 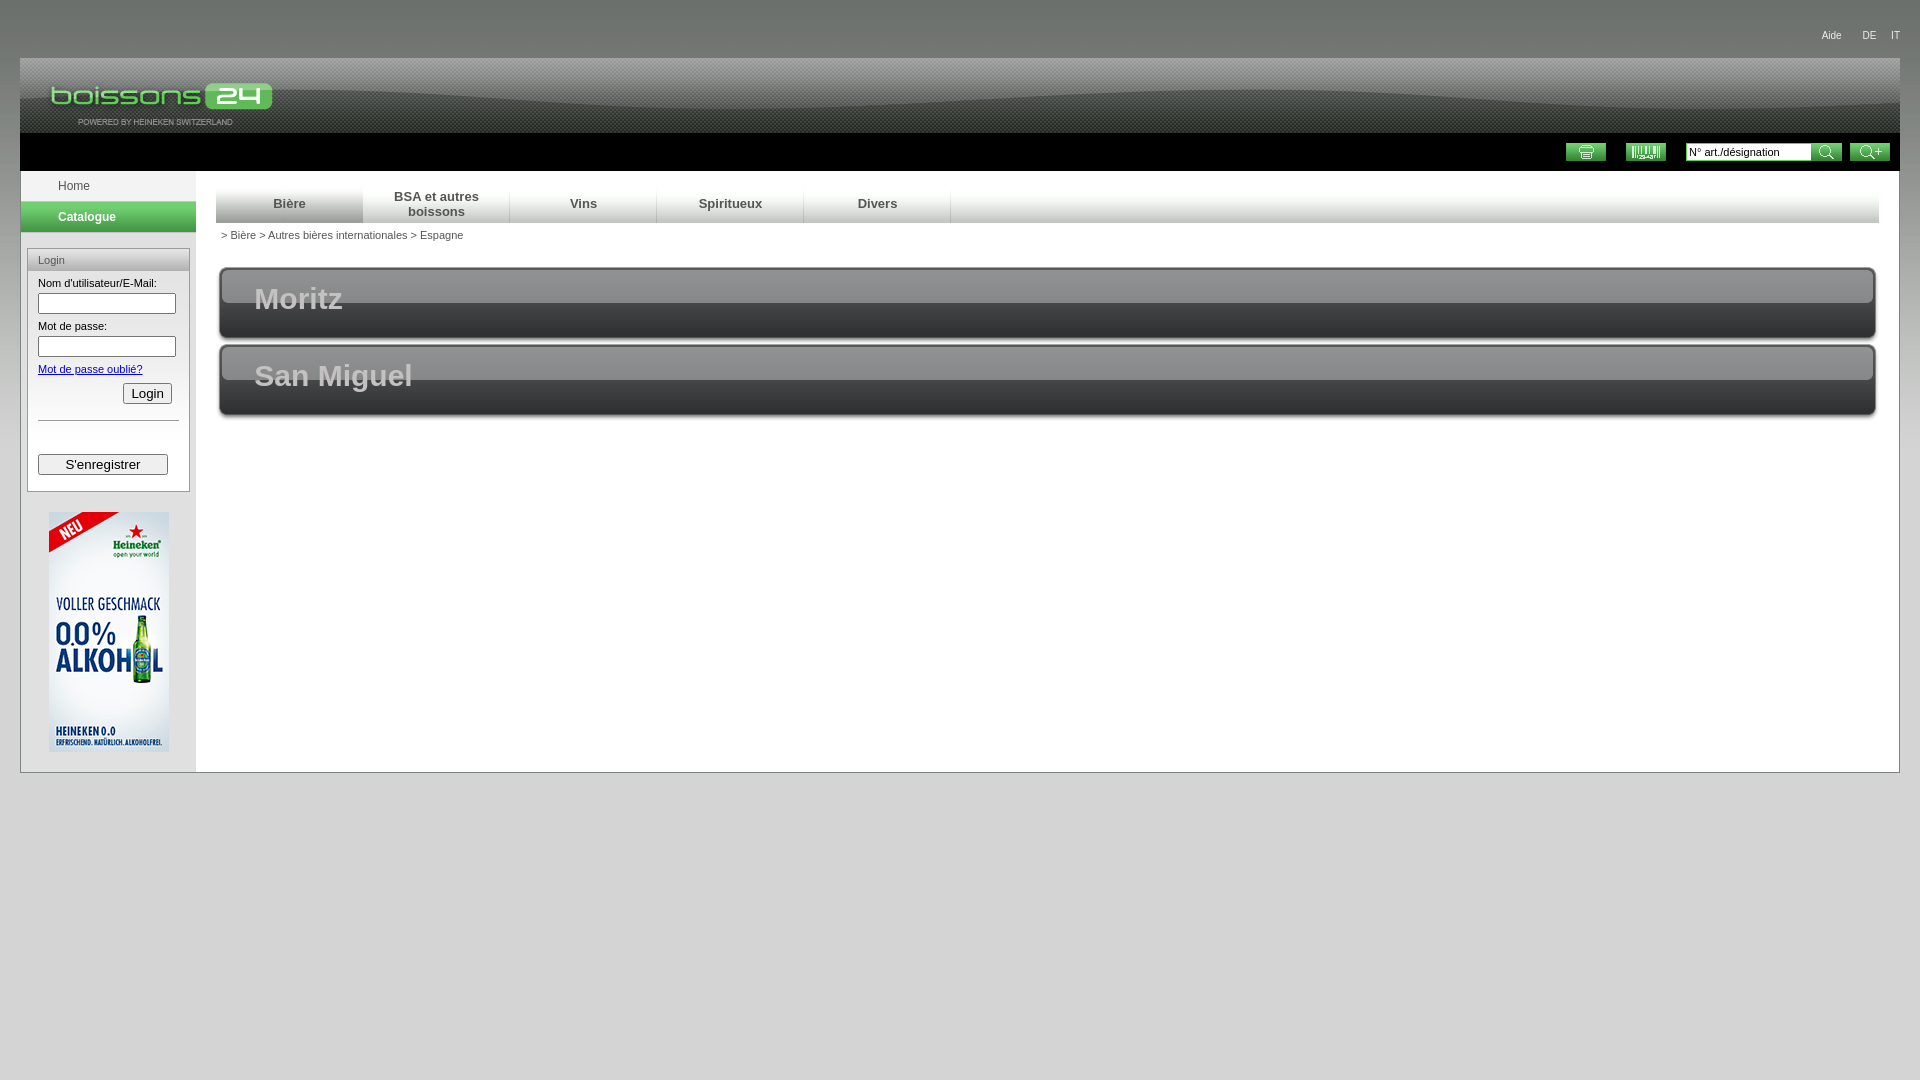 What do you see at coordinates (1867, 35) in the screenshot?
I see `'DE'` at bounding box center [1867, 35].